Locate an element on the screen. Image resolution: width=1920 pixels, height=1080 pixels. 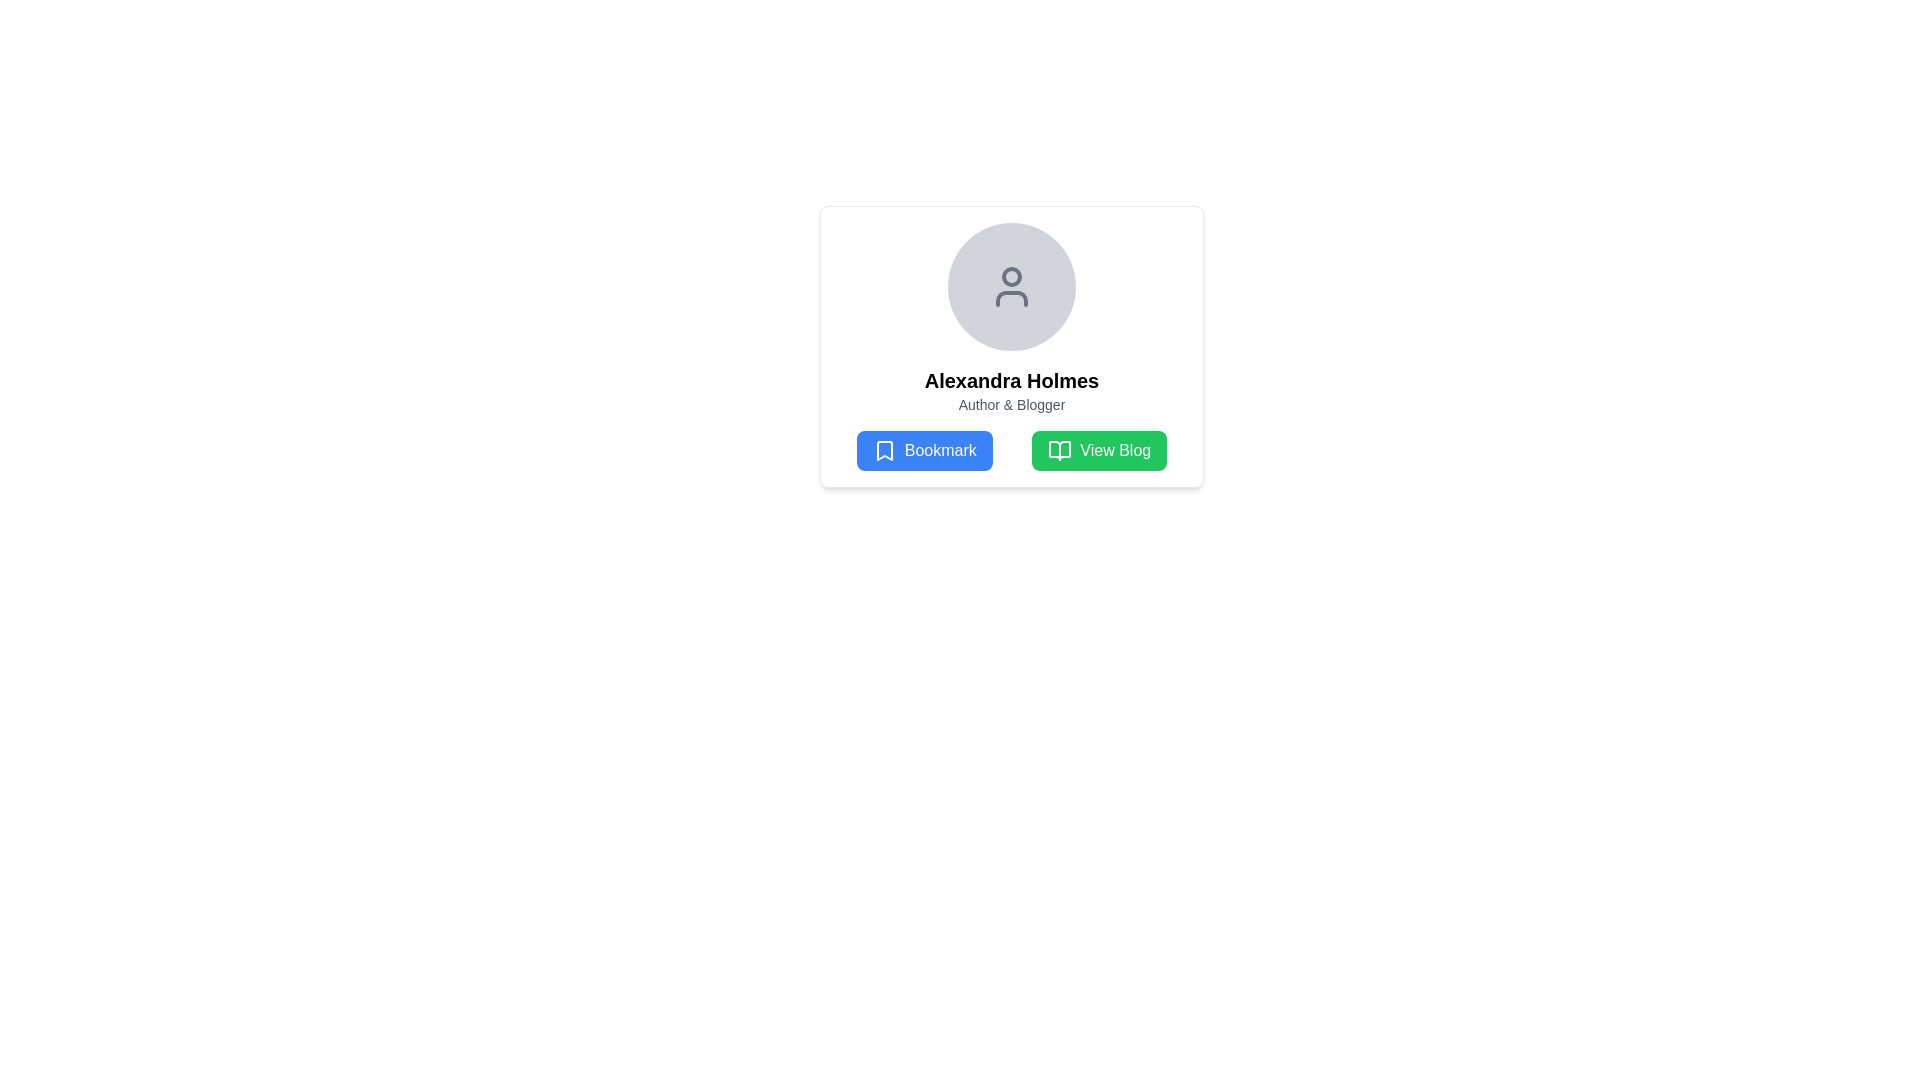
the icon located to the left of the 'View Blog' button, which visually enhances its purpose of navigating to the blog view is located at coordinates (1059, 451).